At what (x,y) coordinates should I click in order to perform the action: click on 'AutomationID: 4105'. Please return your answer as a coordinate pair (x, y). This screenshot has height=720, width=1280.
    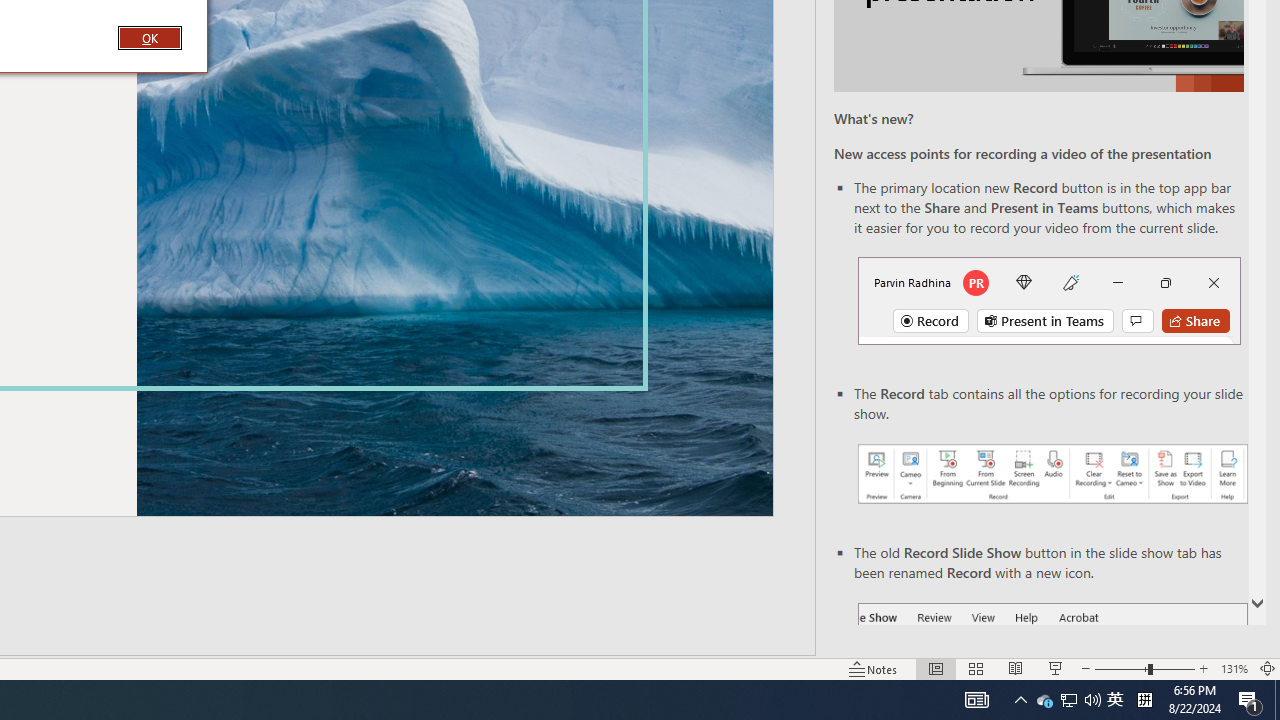
    Looking at the image, I should click on (977, 698).